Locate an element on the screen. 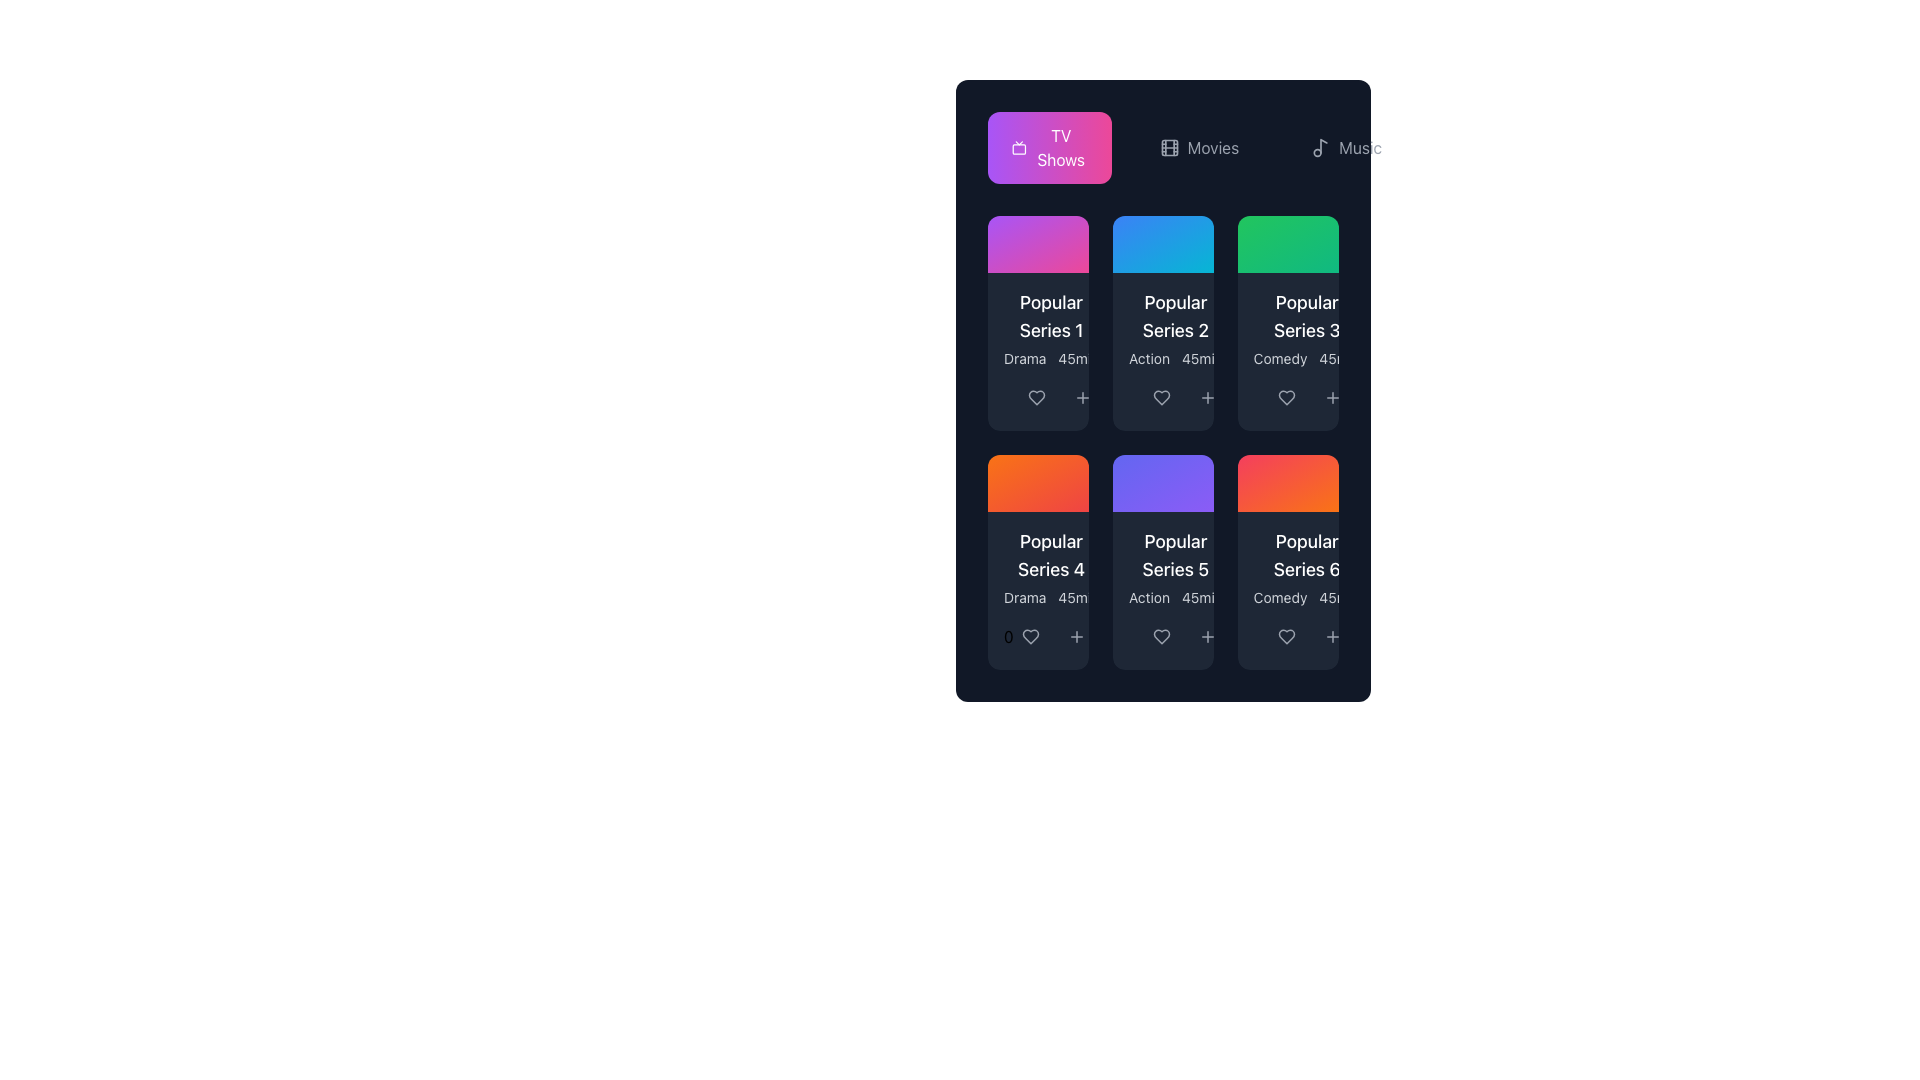 The height and width of the screenshot is (1080, 1920). the stylized decorative region with a gradient background transitioning from rose red to orange, located in the third row and last column of the grid for 'Popular Series 6' is located at coordinates (1288, 483).